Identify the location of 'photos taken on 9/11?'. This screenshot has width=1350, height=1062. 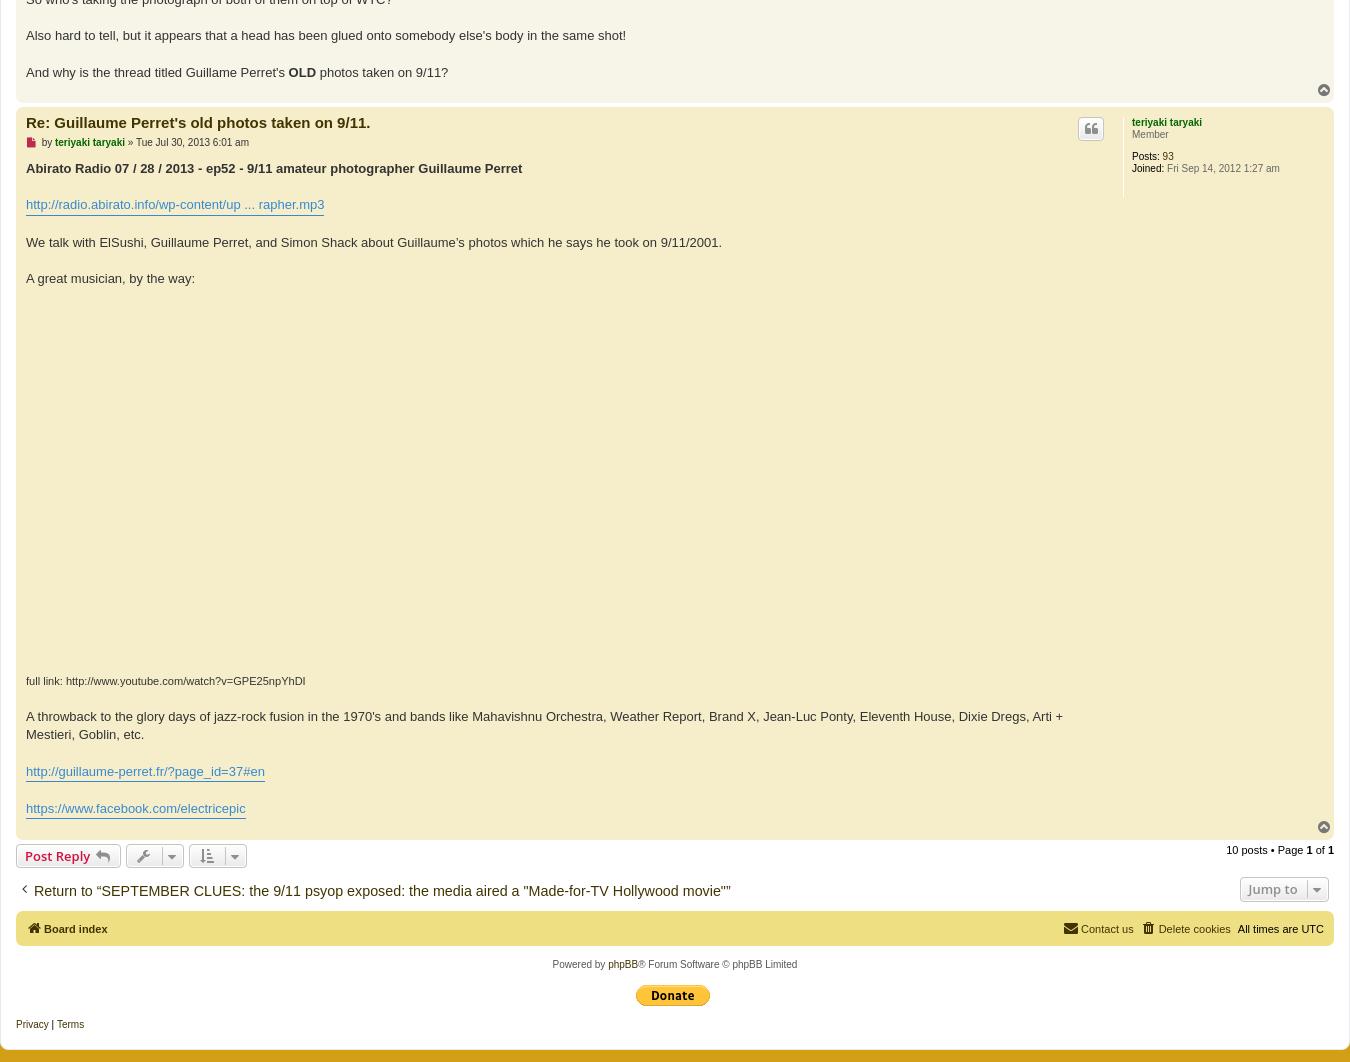
(382, 71).